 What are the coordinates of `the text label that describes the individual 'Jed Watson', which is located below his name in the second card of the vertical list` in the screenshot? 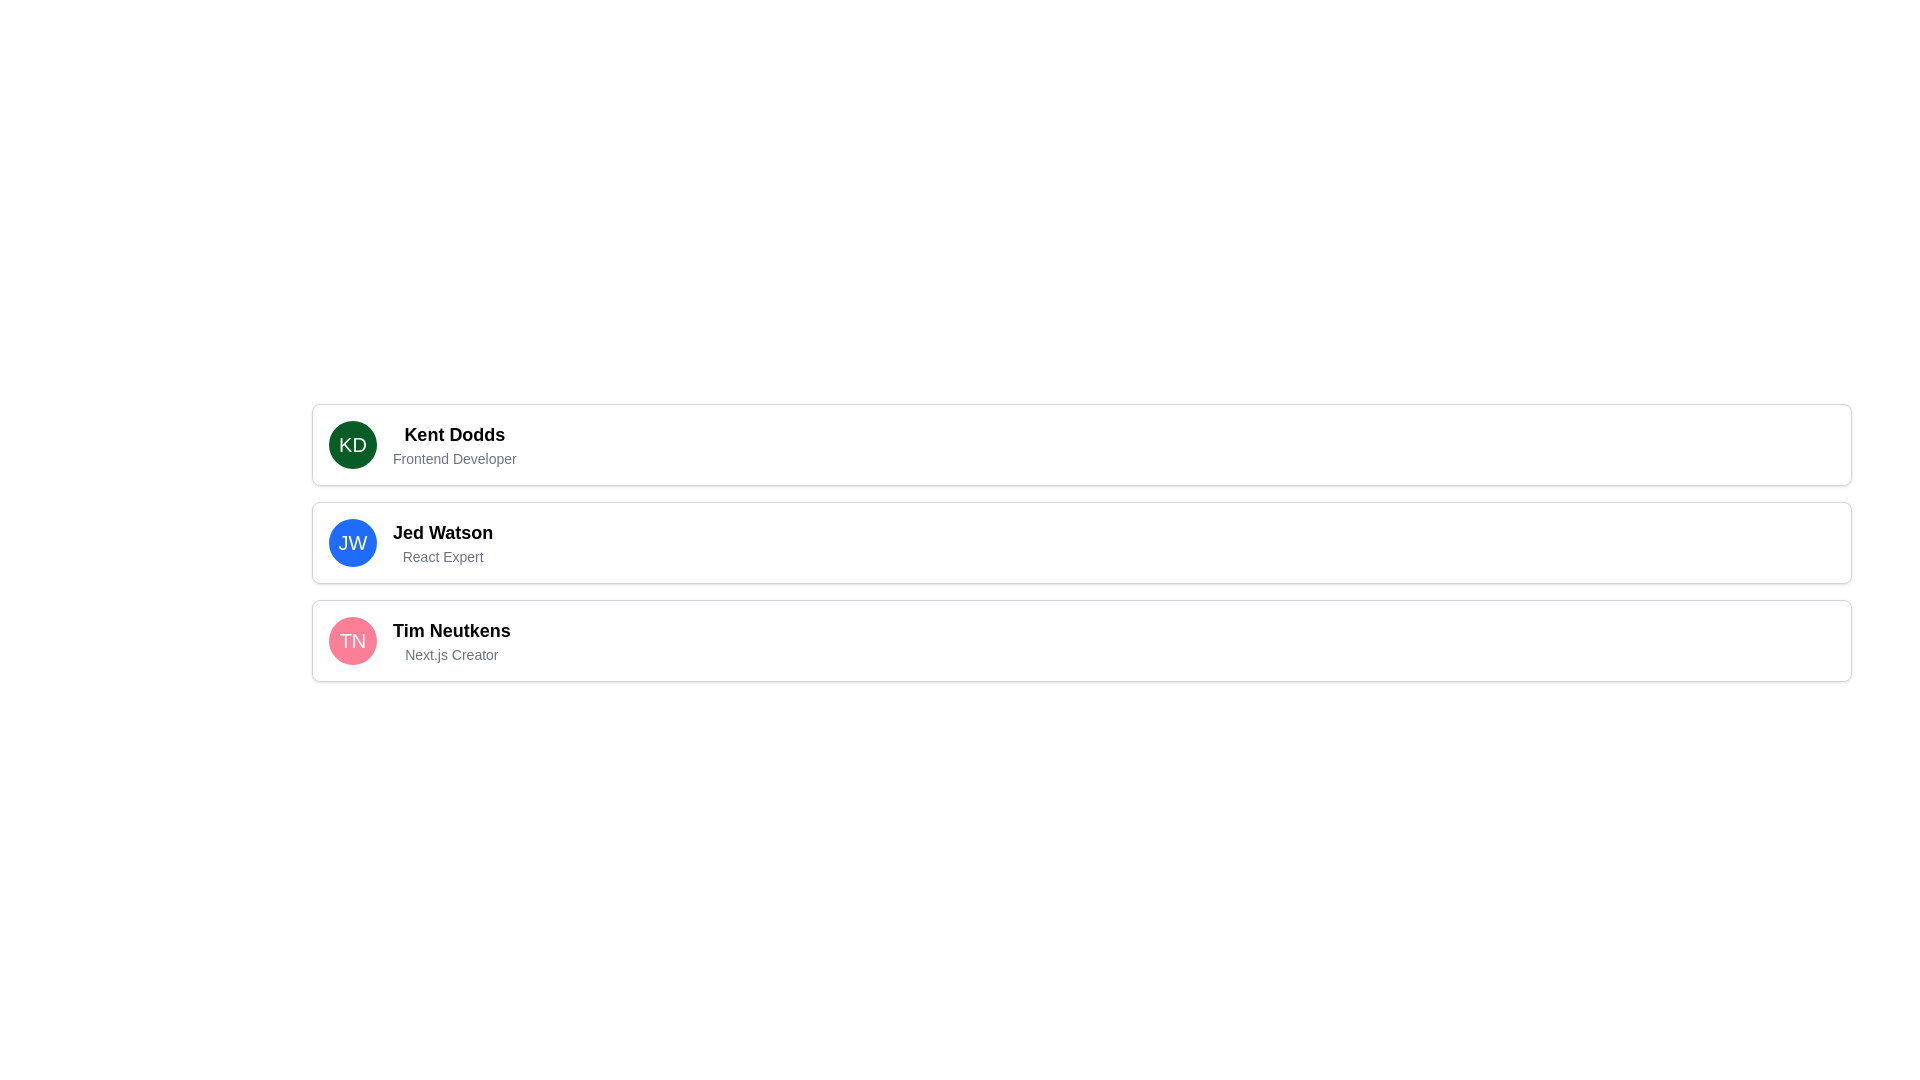 It's located at (442, 556).